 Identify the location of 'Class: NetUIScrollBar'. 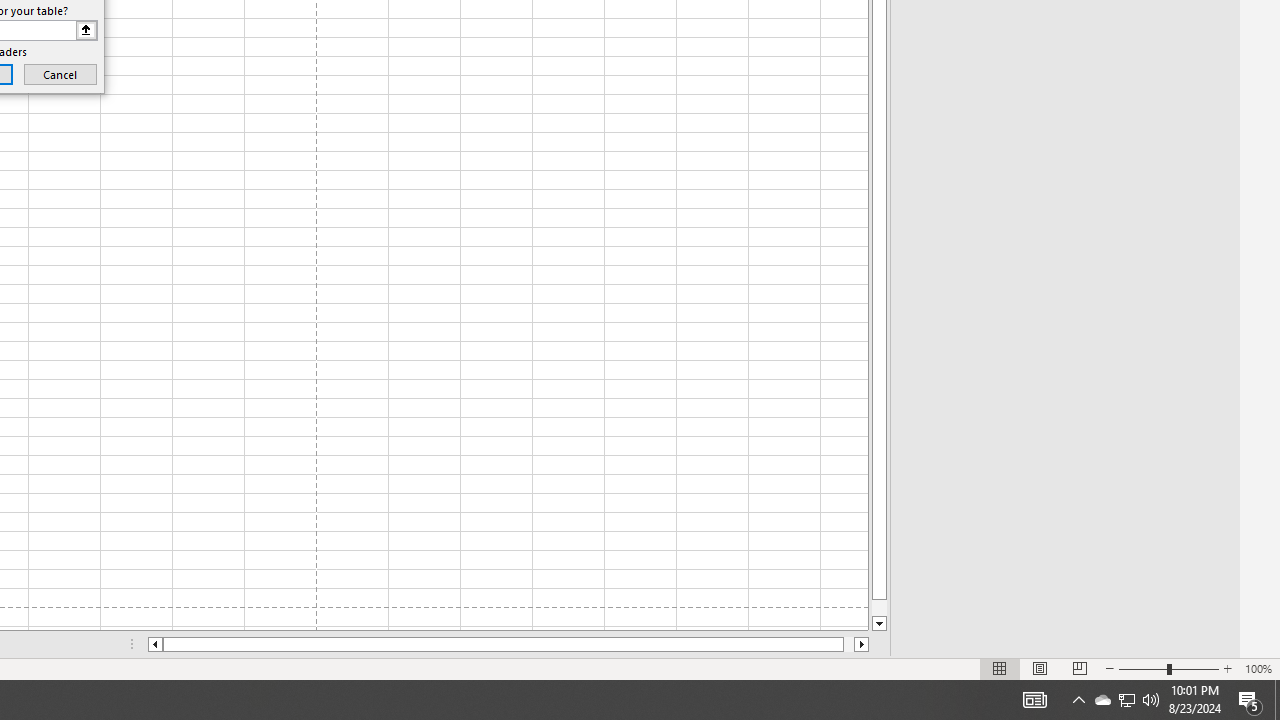
(508, 644).